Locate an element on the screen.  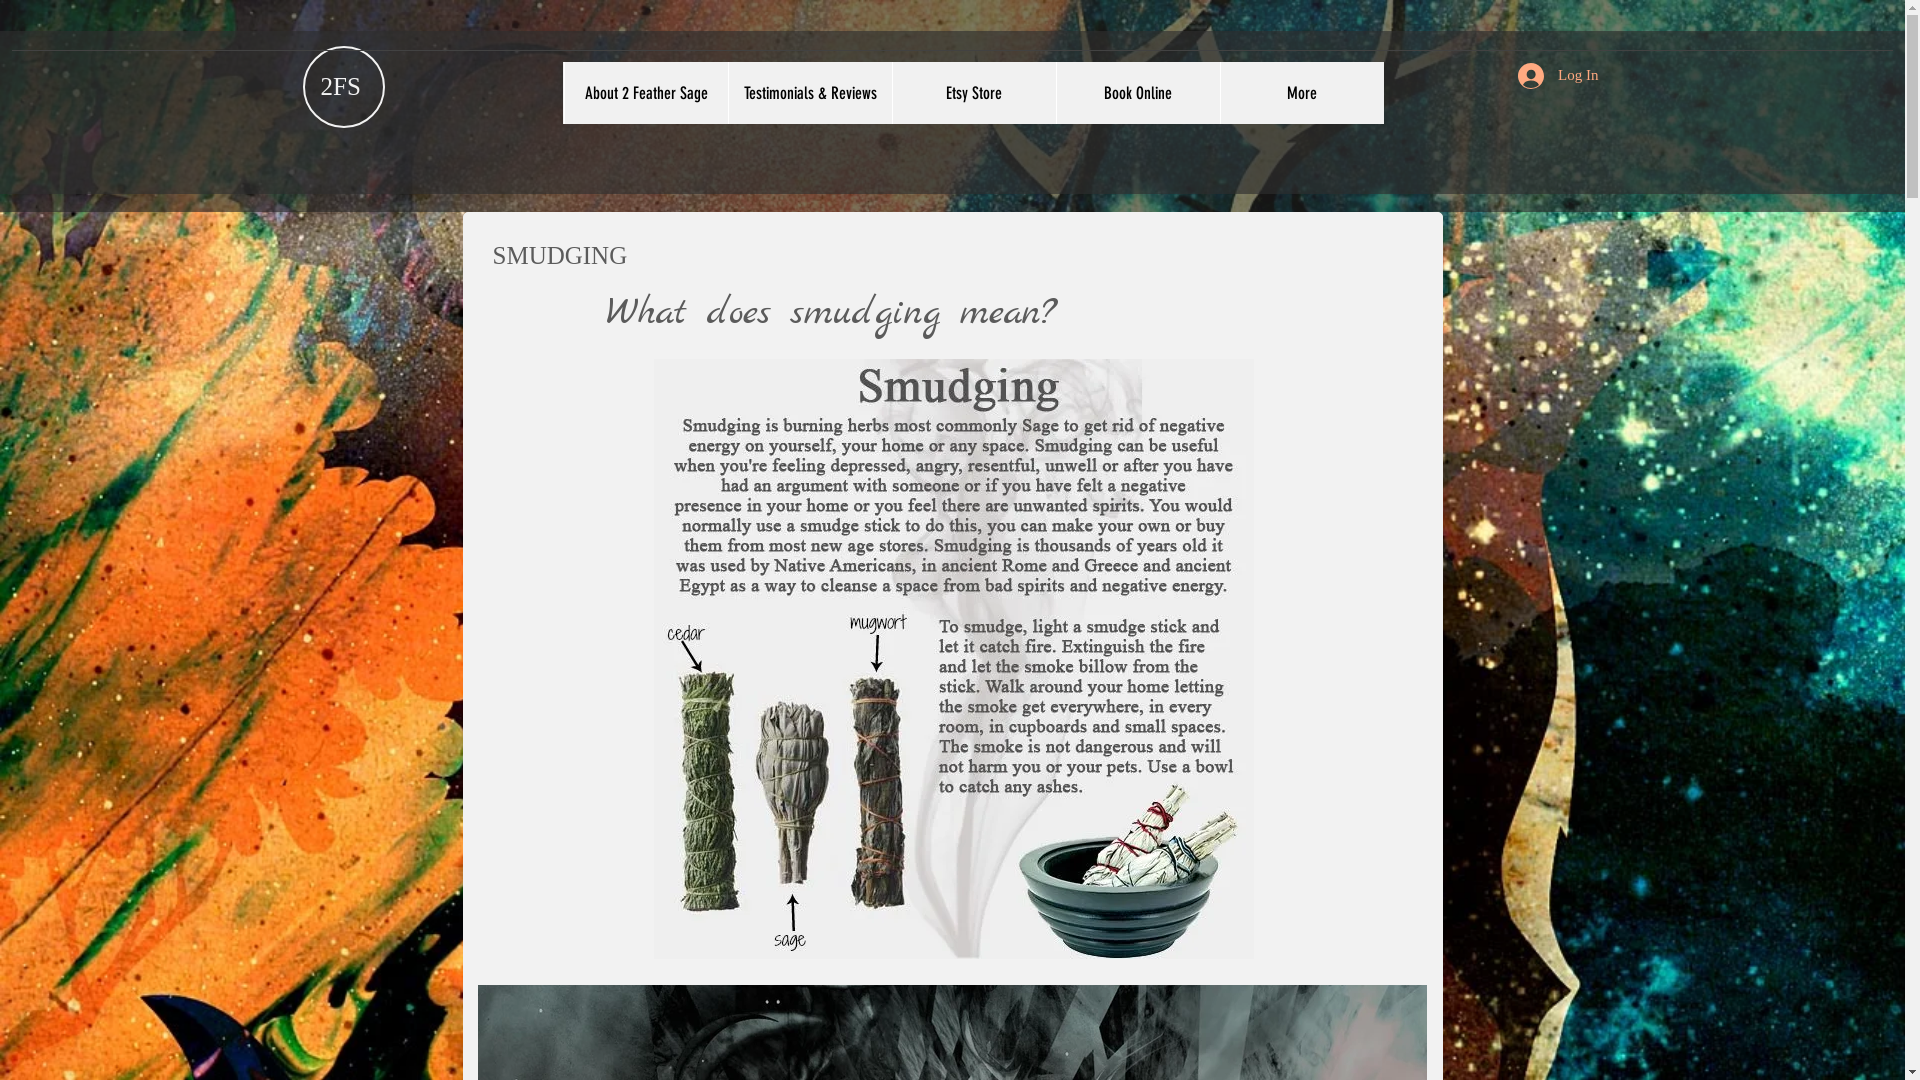
'Book Online' is located at coordinates (1137, 92).